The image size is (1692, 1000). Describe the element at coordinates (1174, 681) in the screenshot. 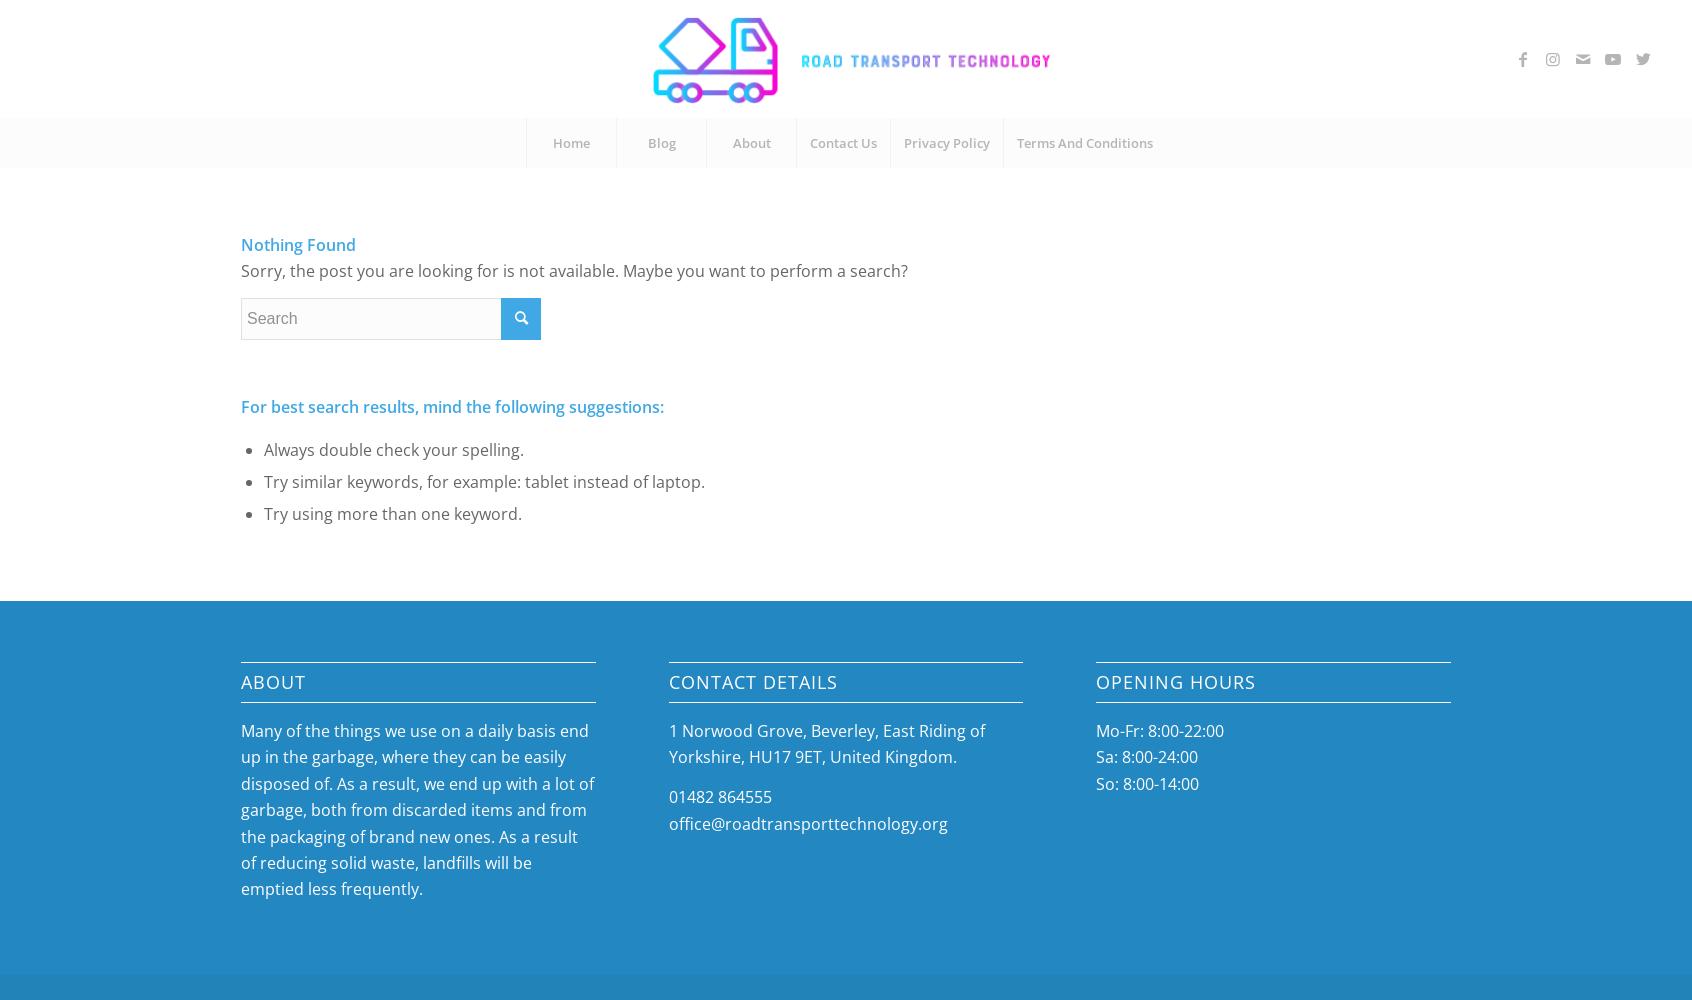

I see `'Opening Hours'` at that location.